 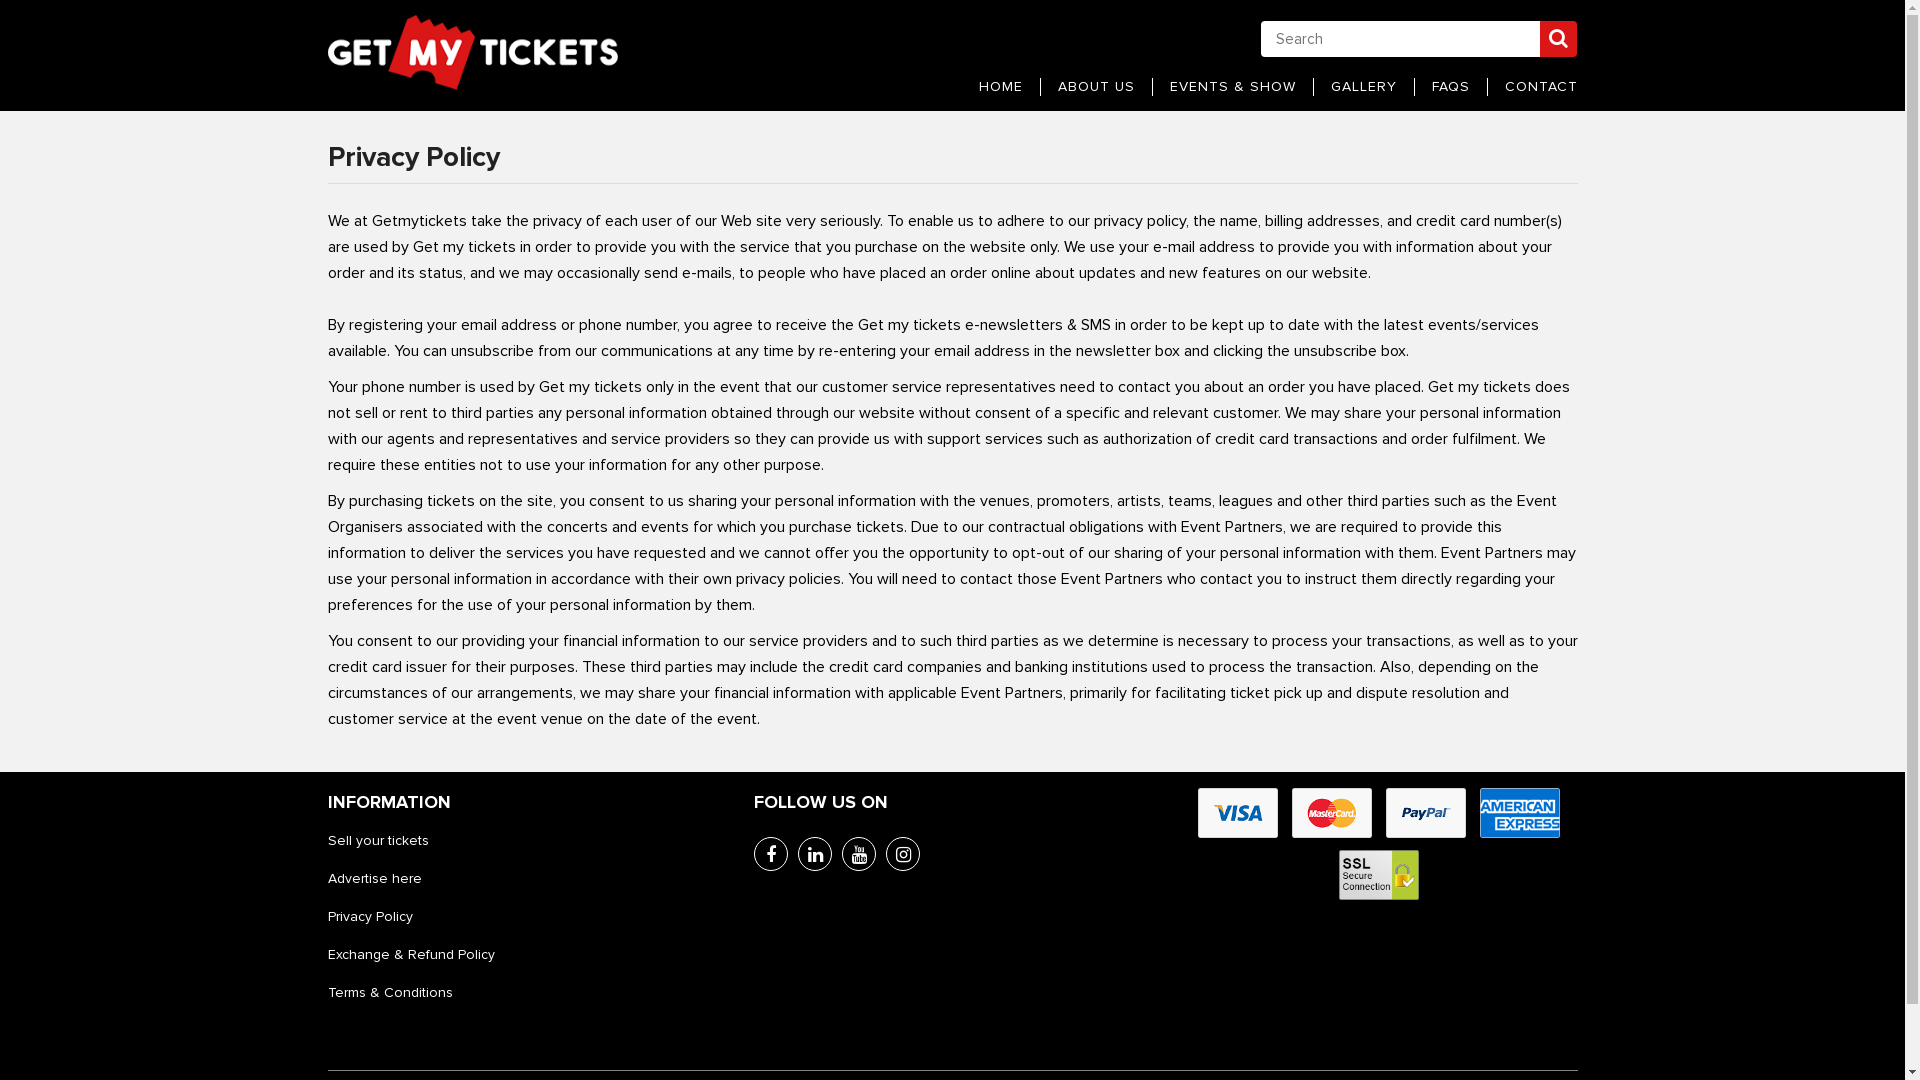 I want to click on 'Privacy Policy', so click(x=370, y=917).